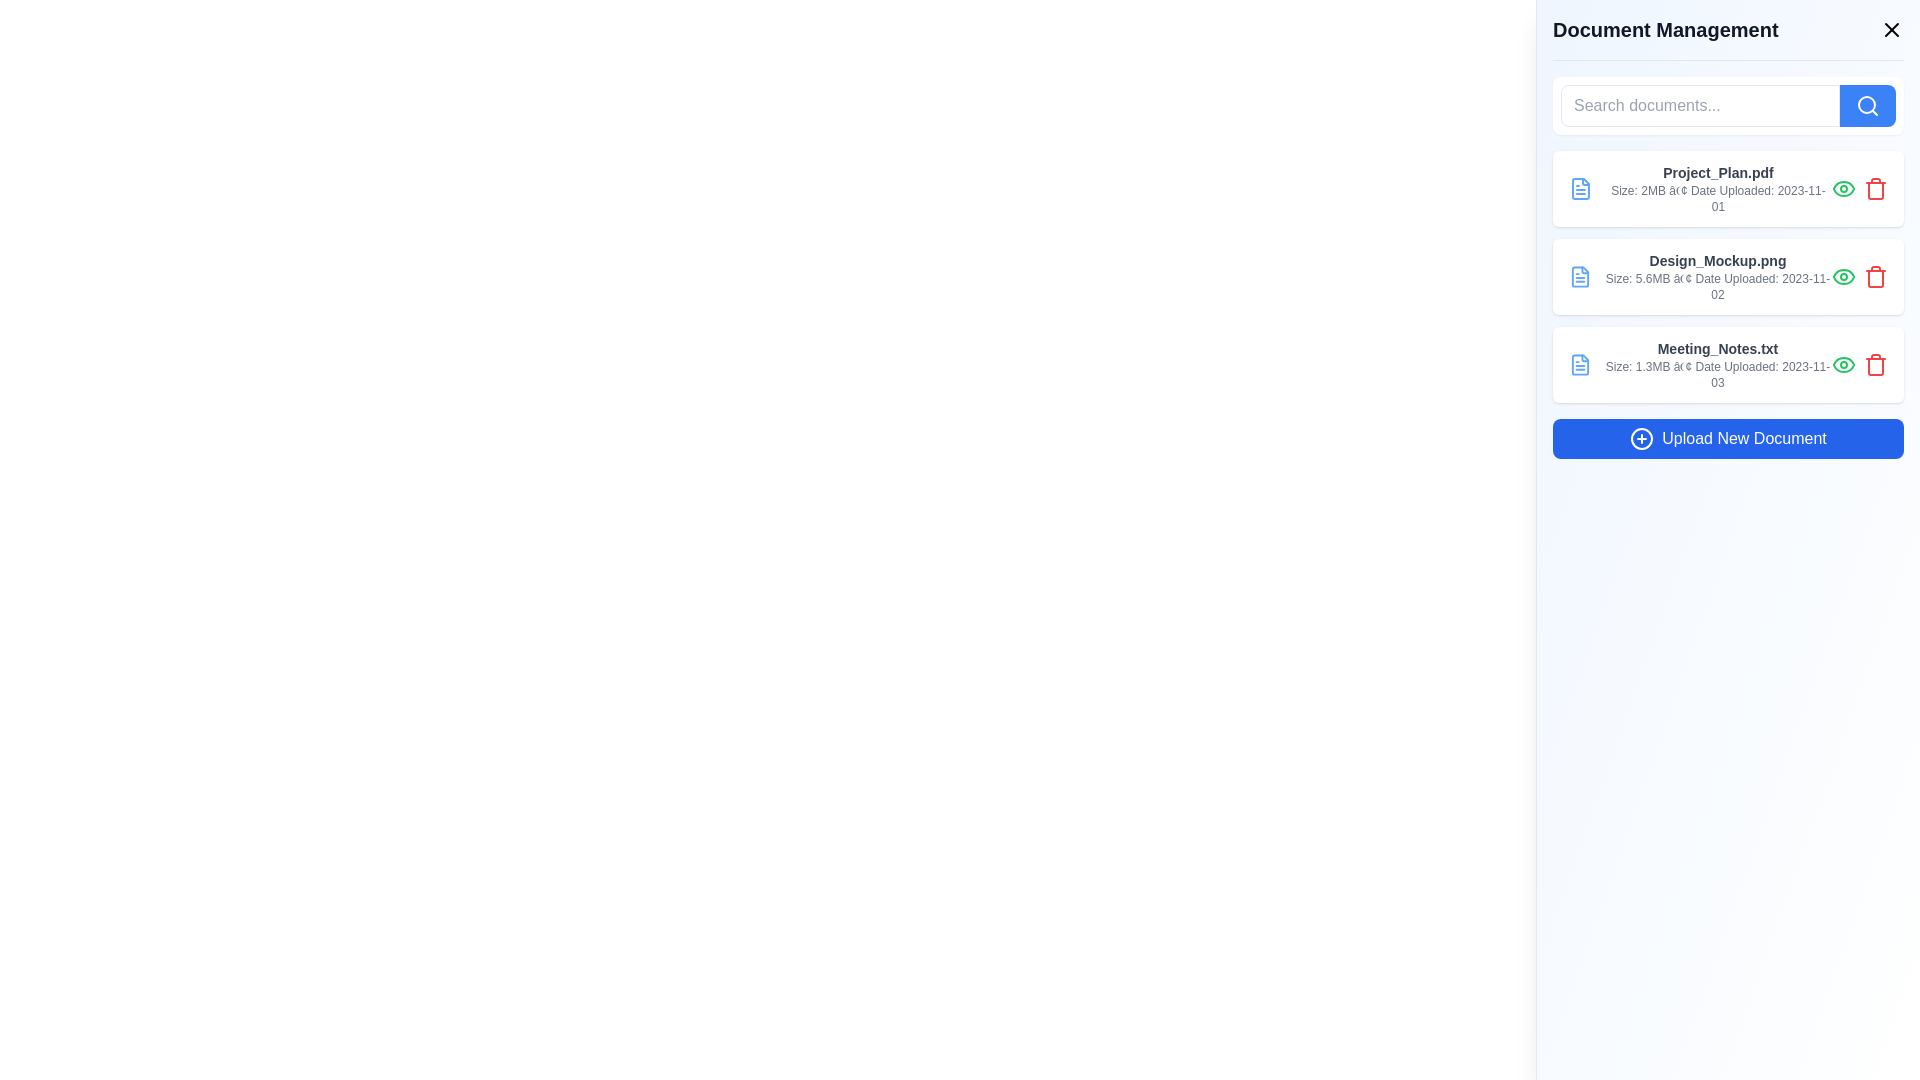 The height and width of the screenshot is (1080, 1920). I want to click on the Icon button located to the right of the file name, so click(1842, 189).